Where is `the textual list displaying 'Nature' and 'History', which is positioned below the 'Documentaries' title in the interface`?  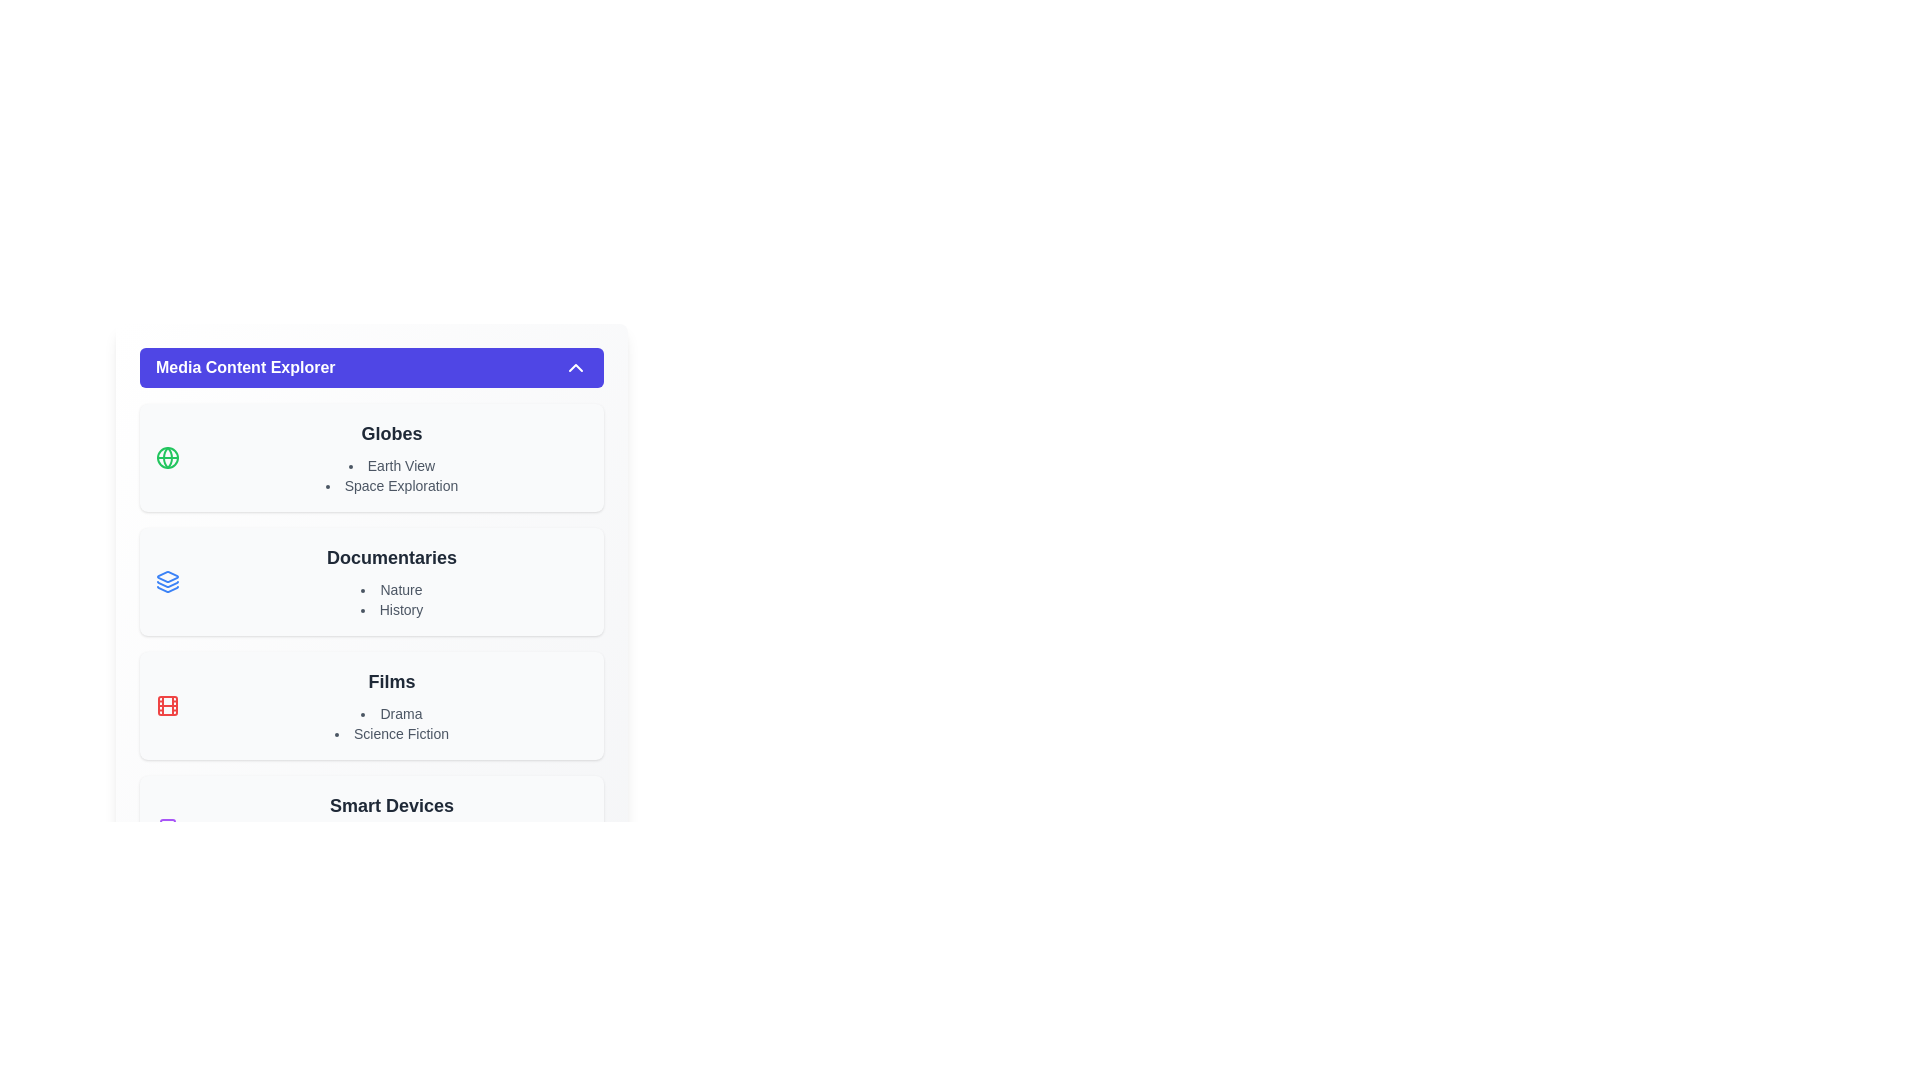
the textual list displaying 'Nature' and 'History', which is positioned below the 'Documentaries' title in the interface is located at coordinates (392, 599).